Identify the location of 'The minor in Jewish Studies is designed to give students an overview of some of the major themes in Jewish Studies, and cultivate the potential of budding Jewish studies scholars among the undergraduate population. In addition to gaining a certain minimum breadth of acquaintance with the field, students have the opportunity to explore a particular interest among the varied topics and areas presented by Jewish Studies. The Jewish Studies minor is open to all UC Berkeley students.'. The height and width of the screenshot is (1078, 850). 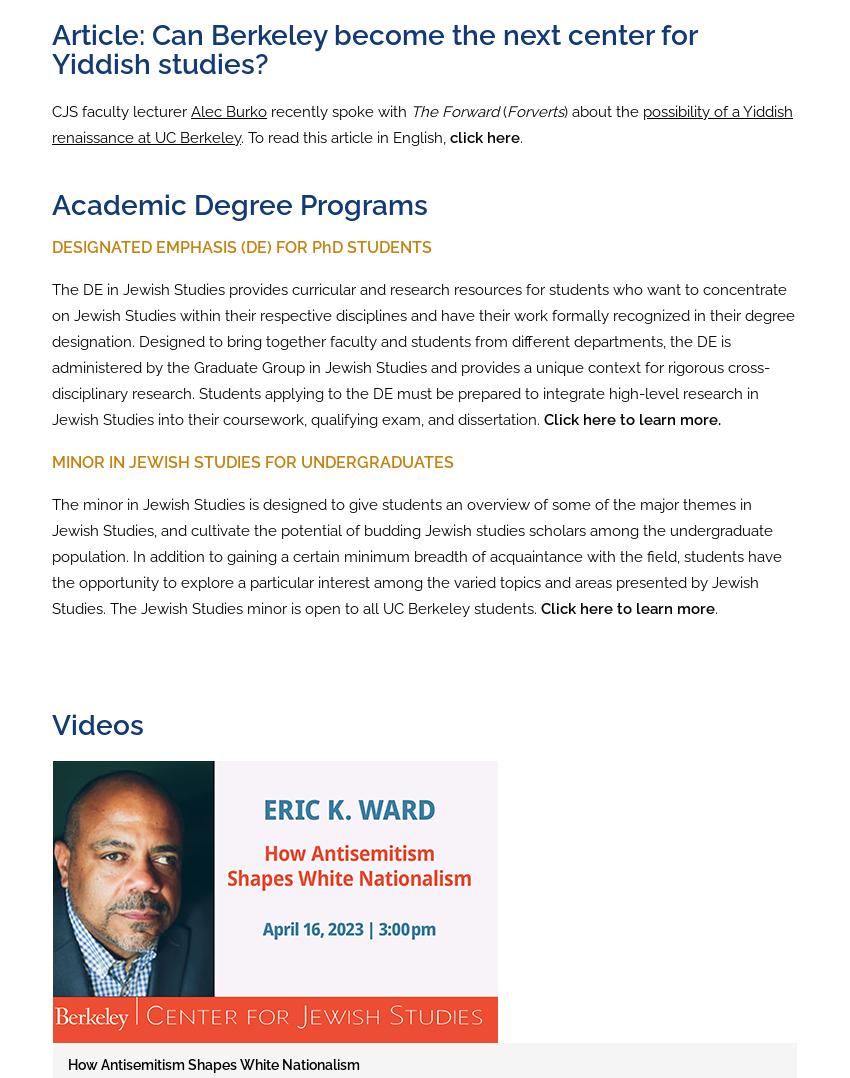
(417, 556).